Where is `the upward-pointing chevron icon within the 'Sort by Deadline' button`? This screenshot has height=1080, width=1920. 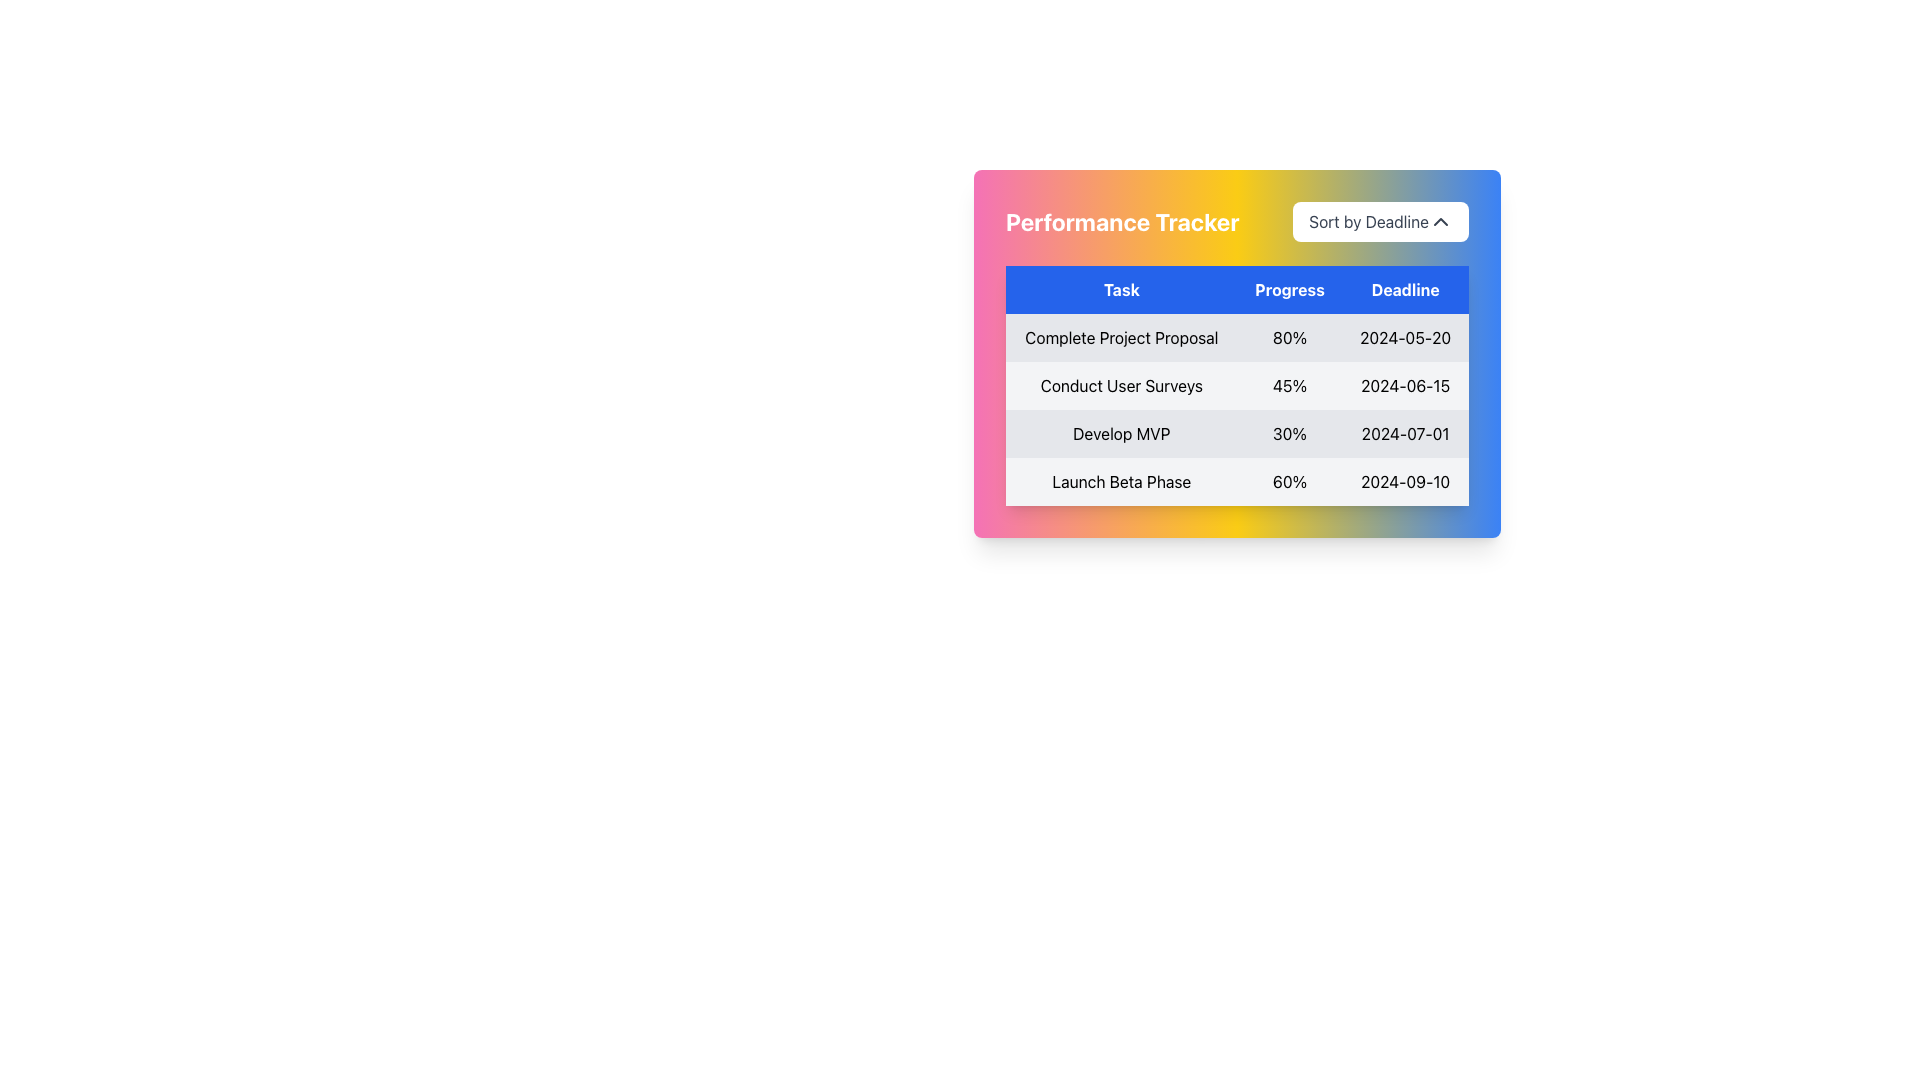
the upward-pointing chevron icon within the 'Sort by Deadline' button is located at coordinates (1440, 222).